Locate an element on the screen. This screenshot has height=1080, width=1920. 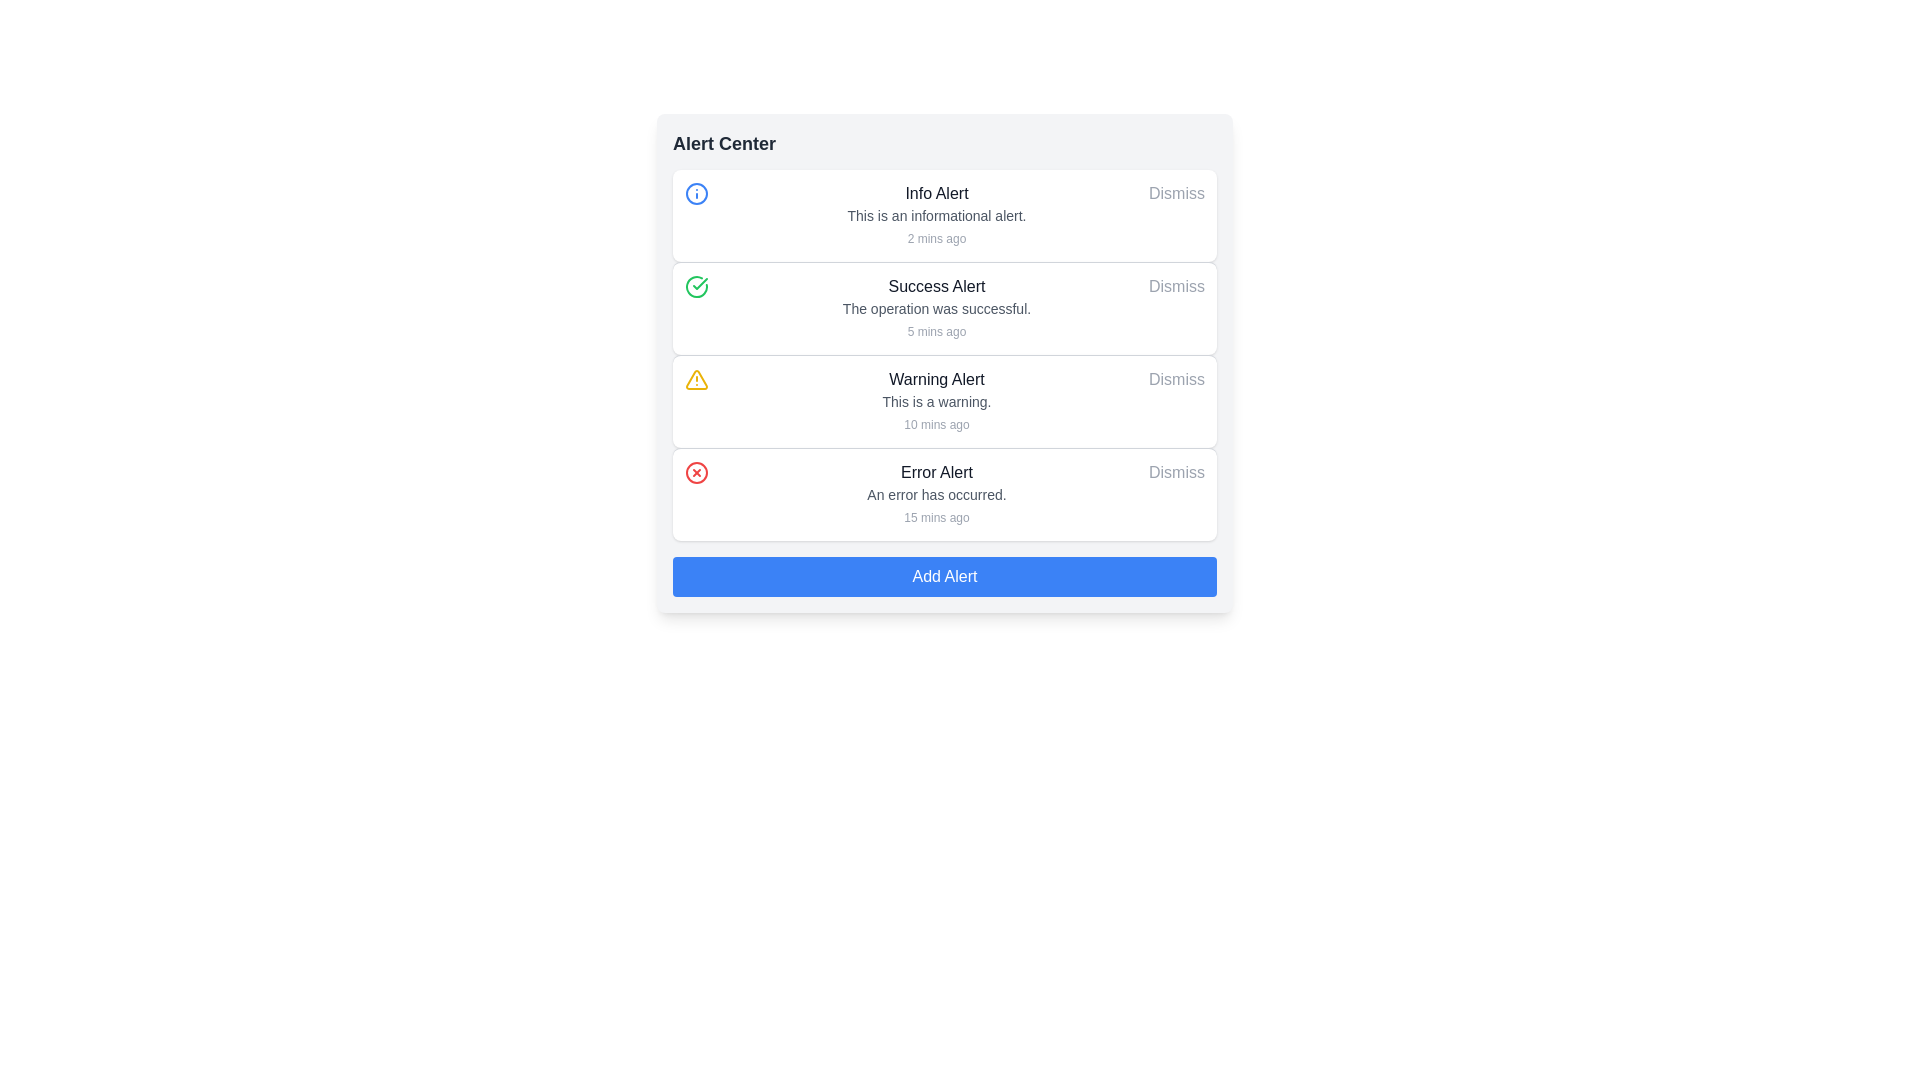
the static text label that indicates the relative time of the event associated with the 'Warning Alert' notification, located beneath 'This is a warning.' in the 'Warning Alert' section is located at coordinates (935, 423).